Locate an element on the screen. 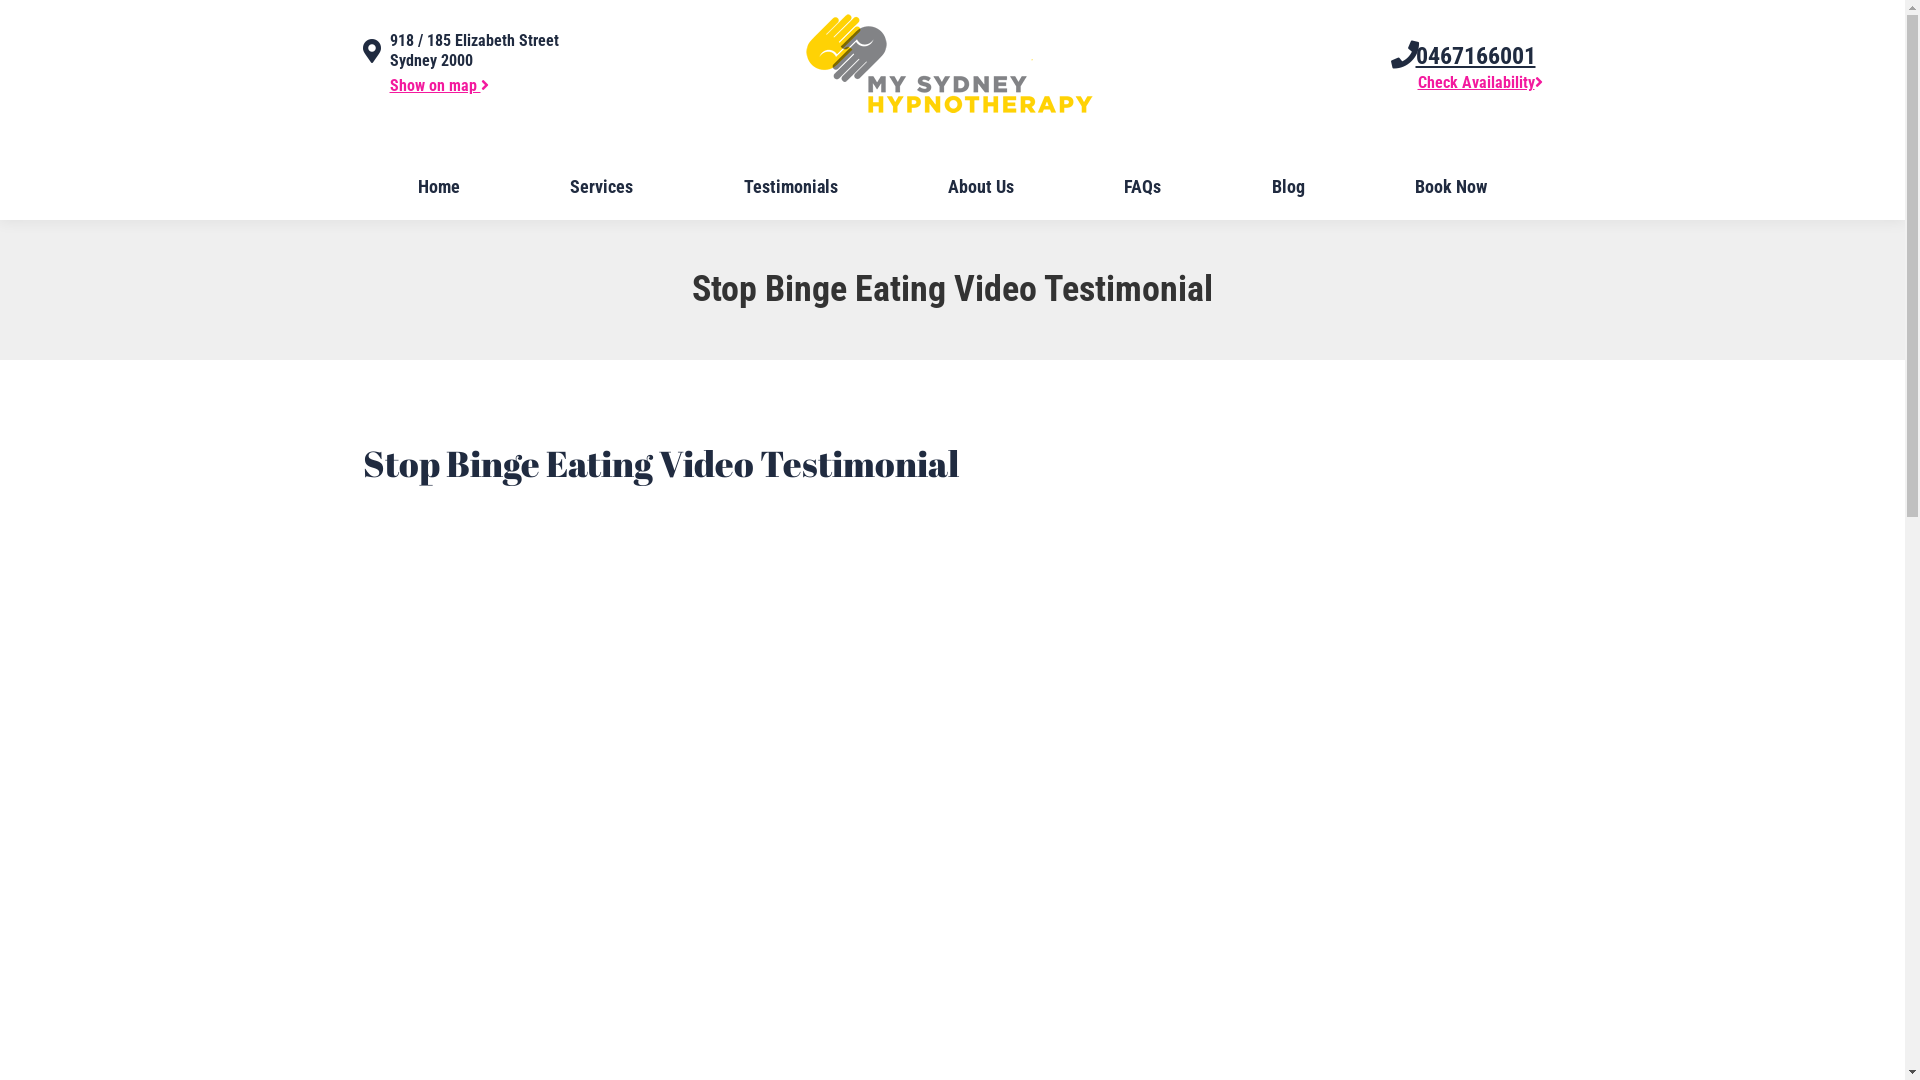  'Blog' is located at coordinates (1288, 186).